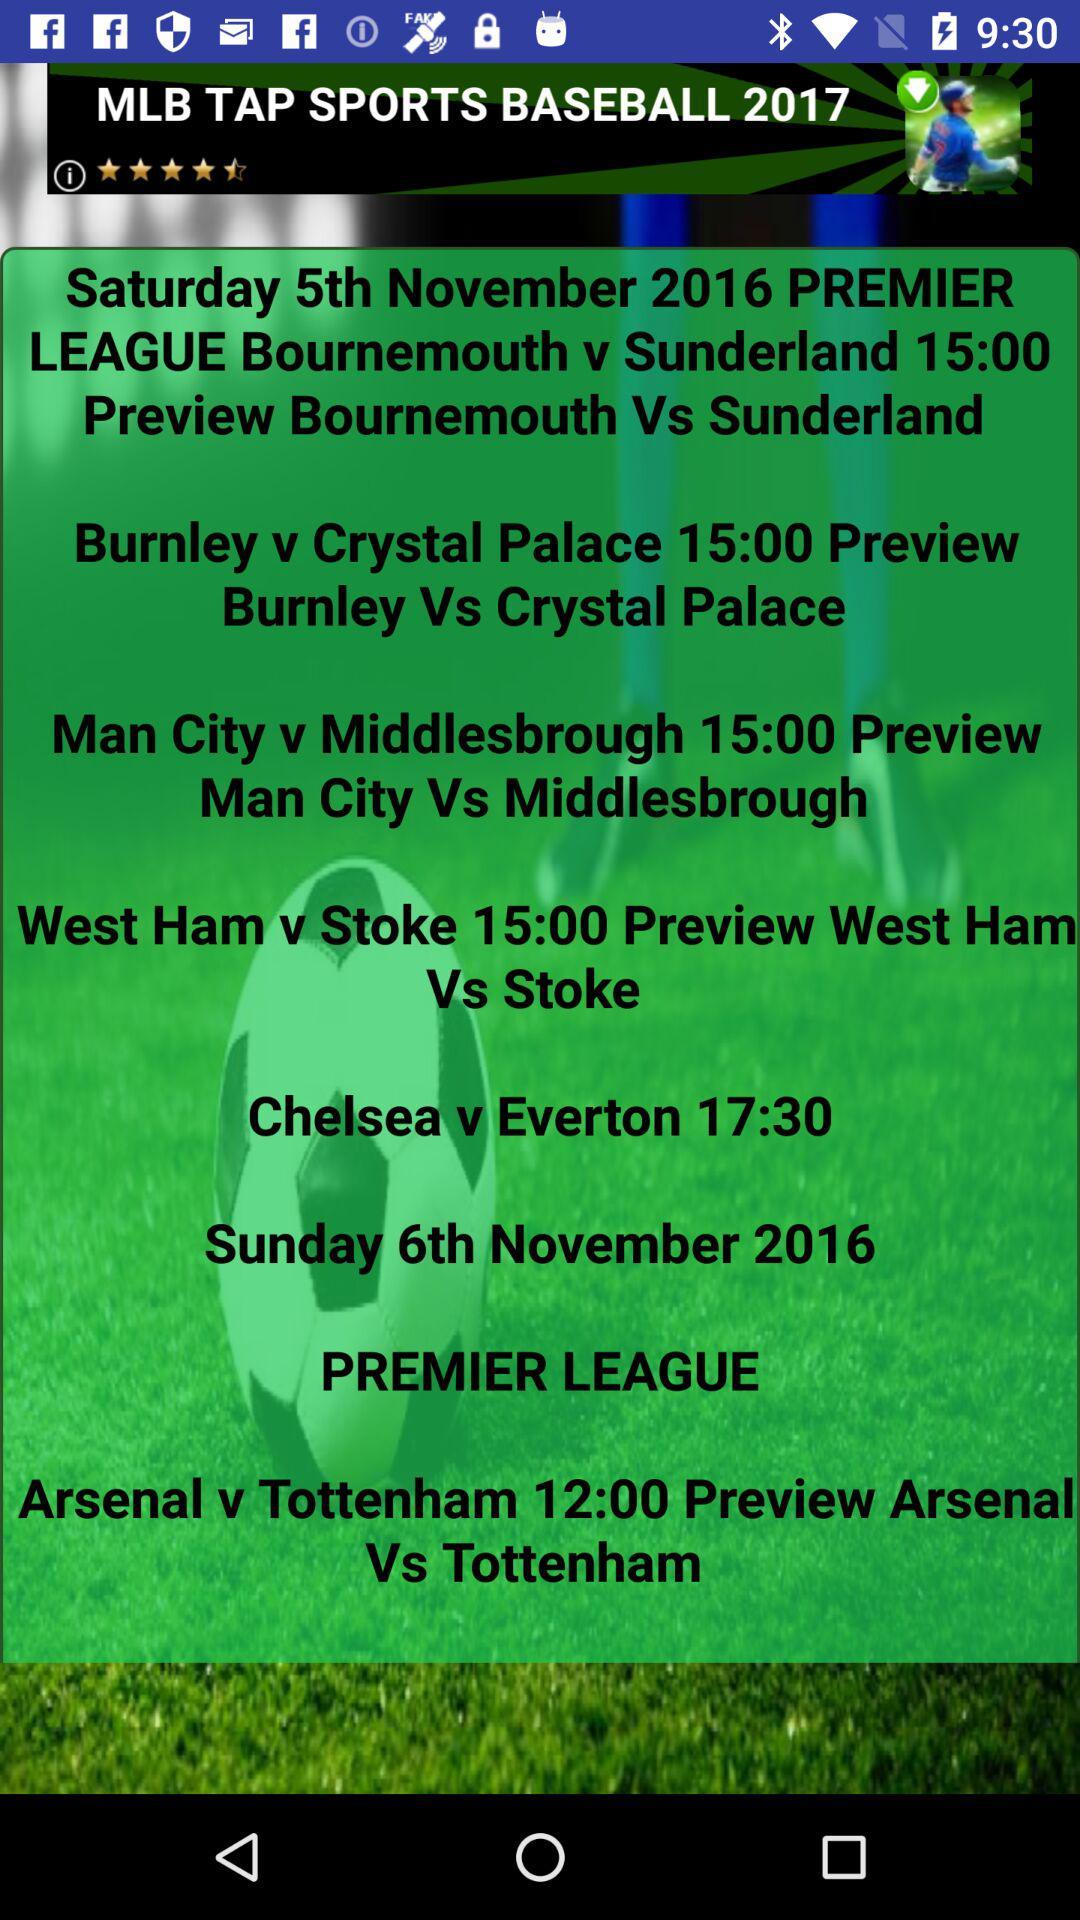 This screenshot has height=1920, width=1080. I want to click on new advertisement open box, so click(538, 127).